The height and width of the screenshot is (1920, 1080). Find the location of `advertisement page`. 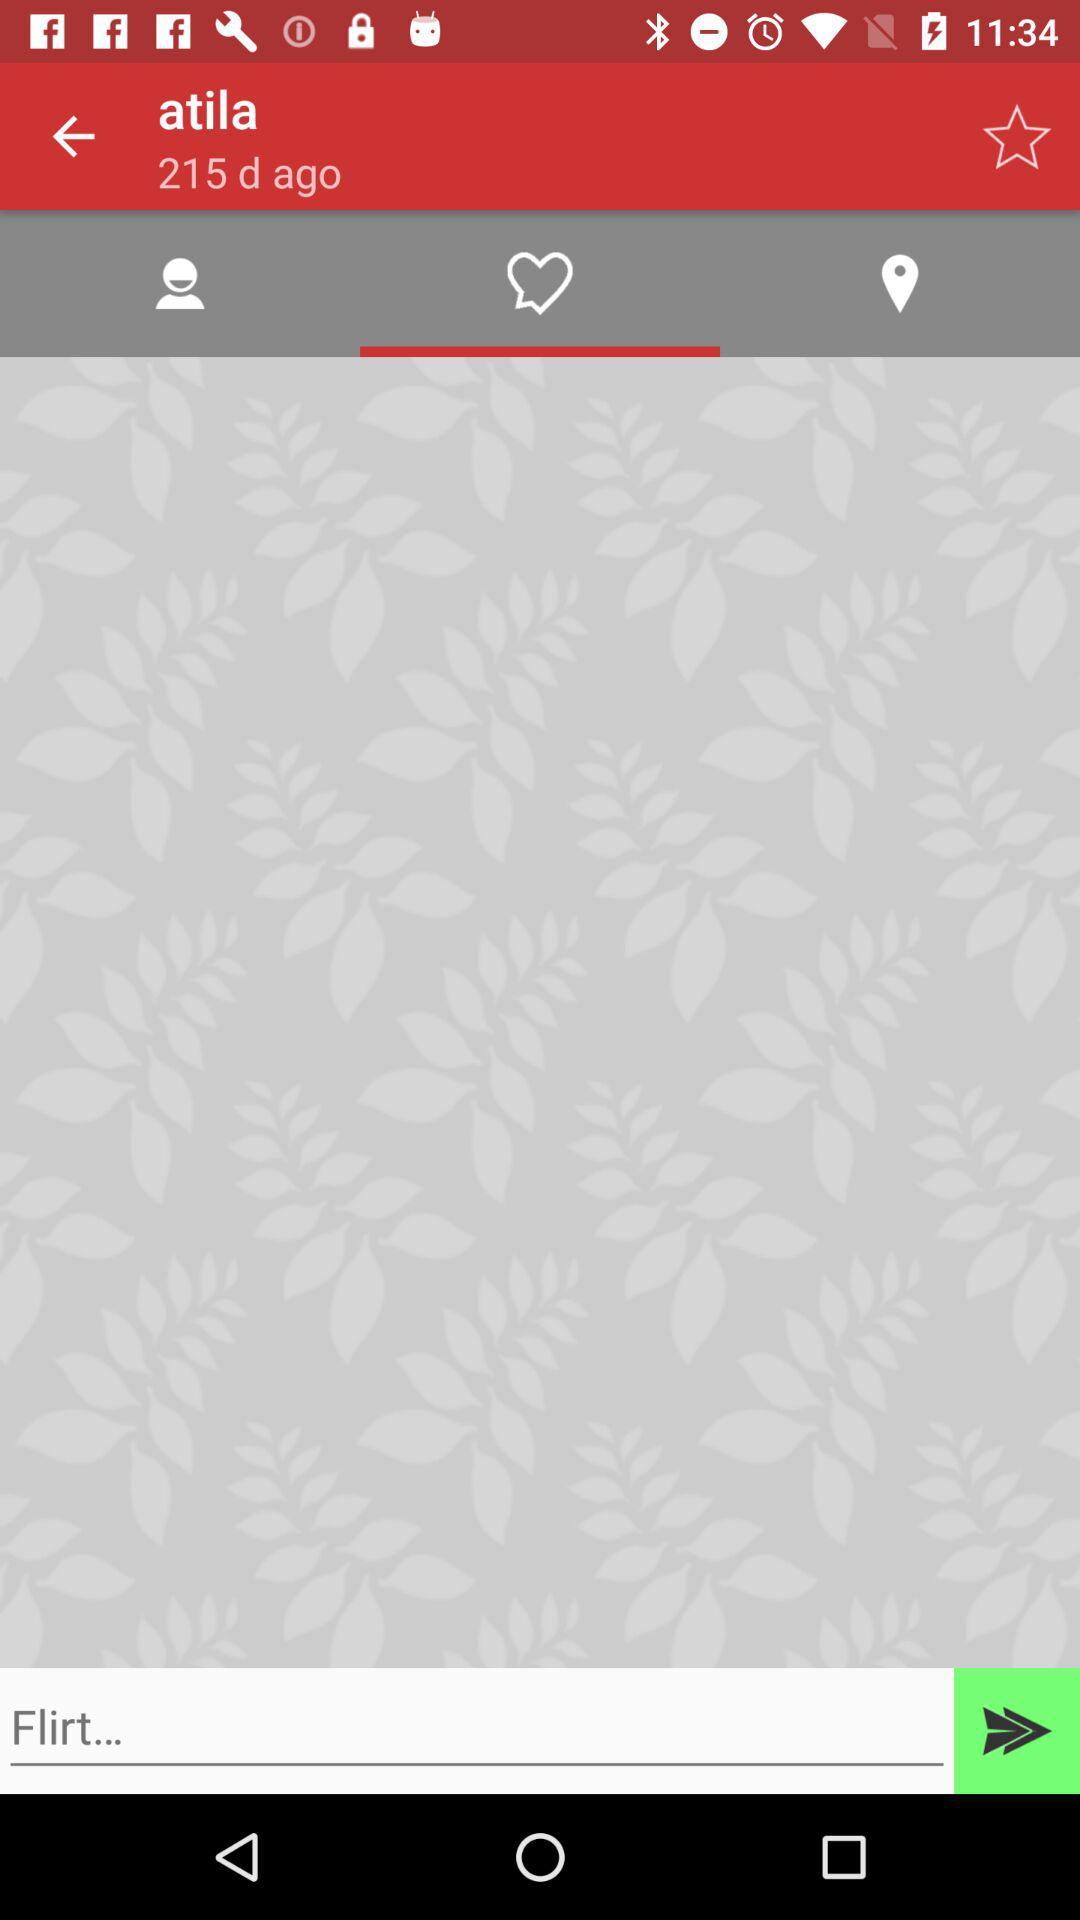

advertisement page is located at coordinates (477, 1726).